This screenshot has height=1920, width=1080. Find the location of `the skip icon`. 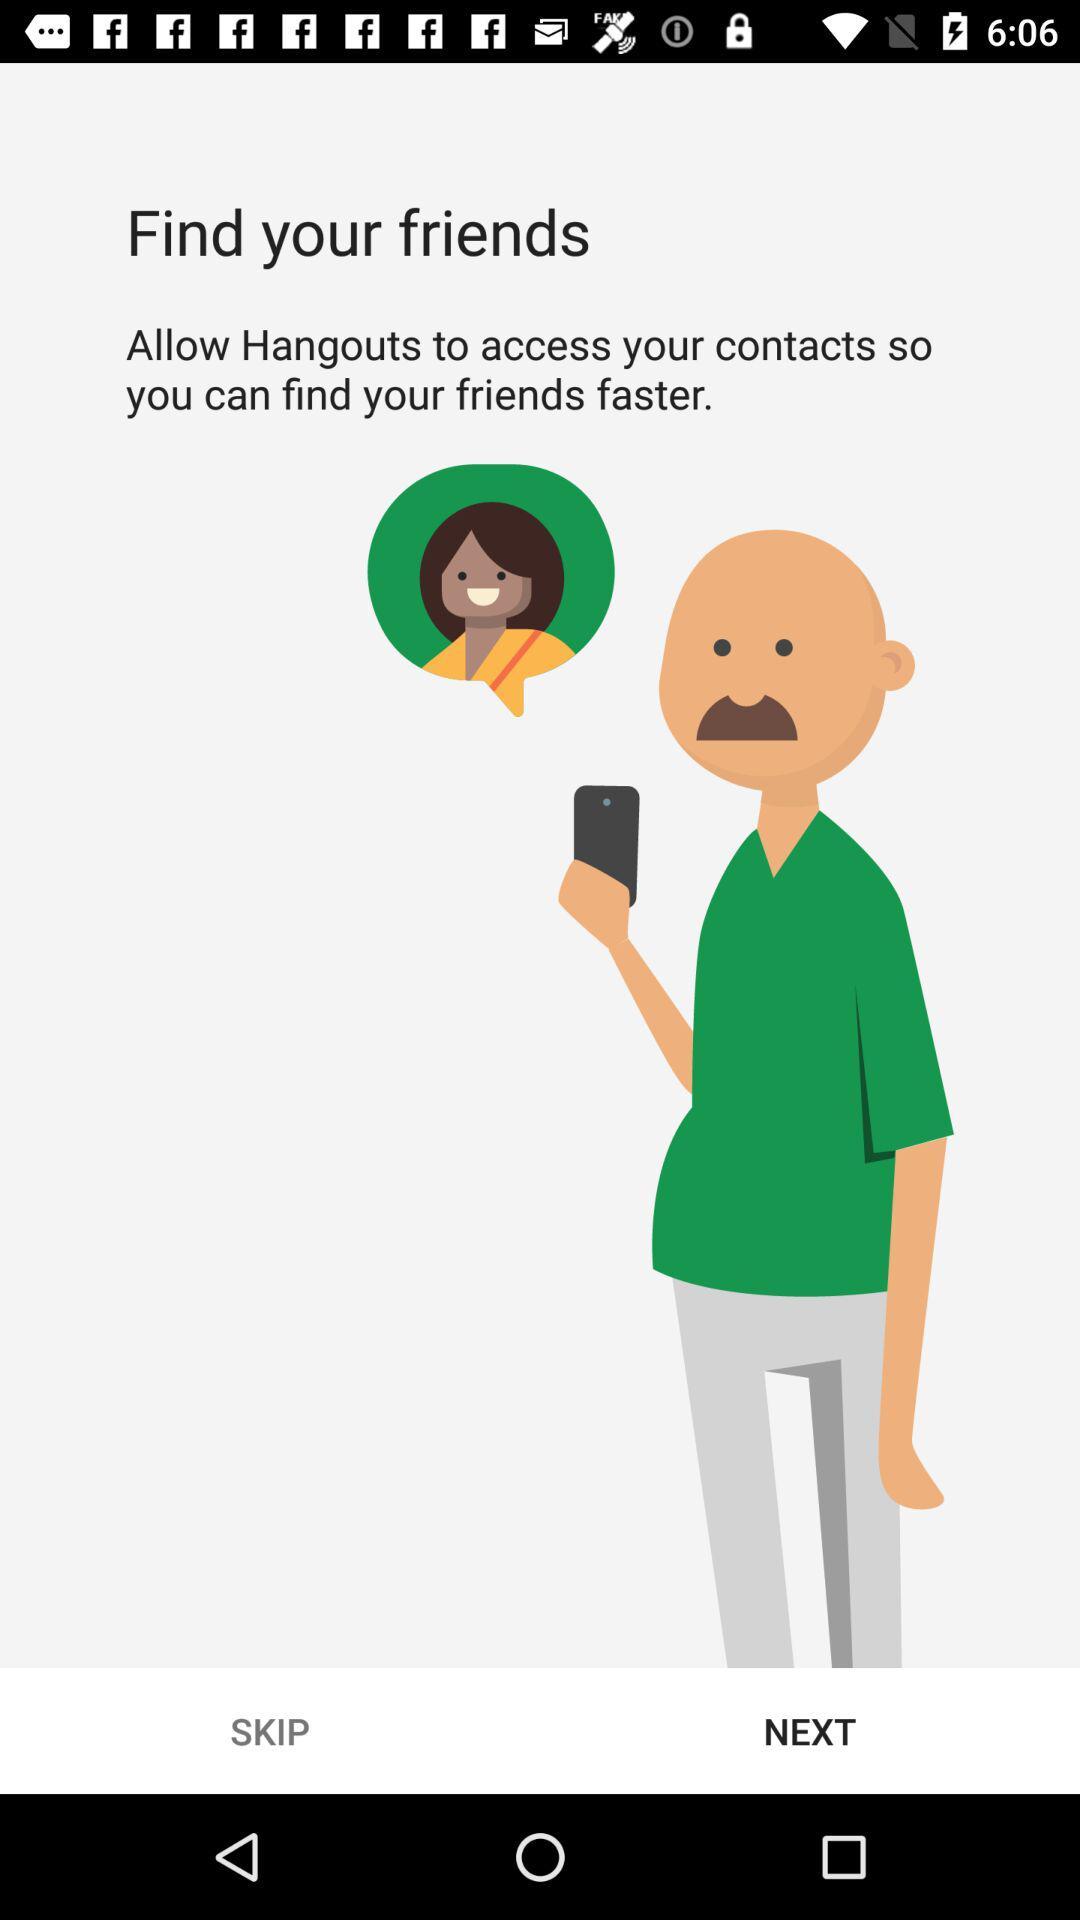

the skip icon is located at coordinates (270, 1730).